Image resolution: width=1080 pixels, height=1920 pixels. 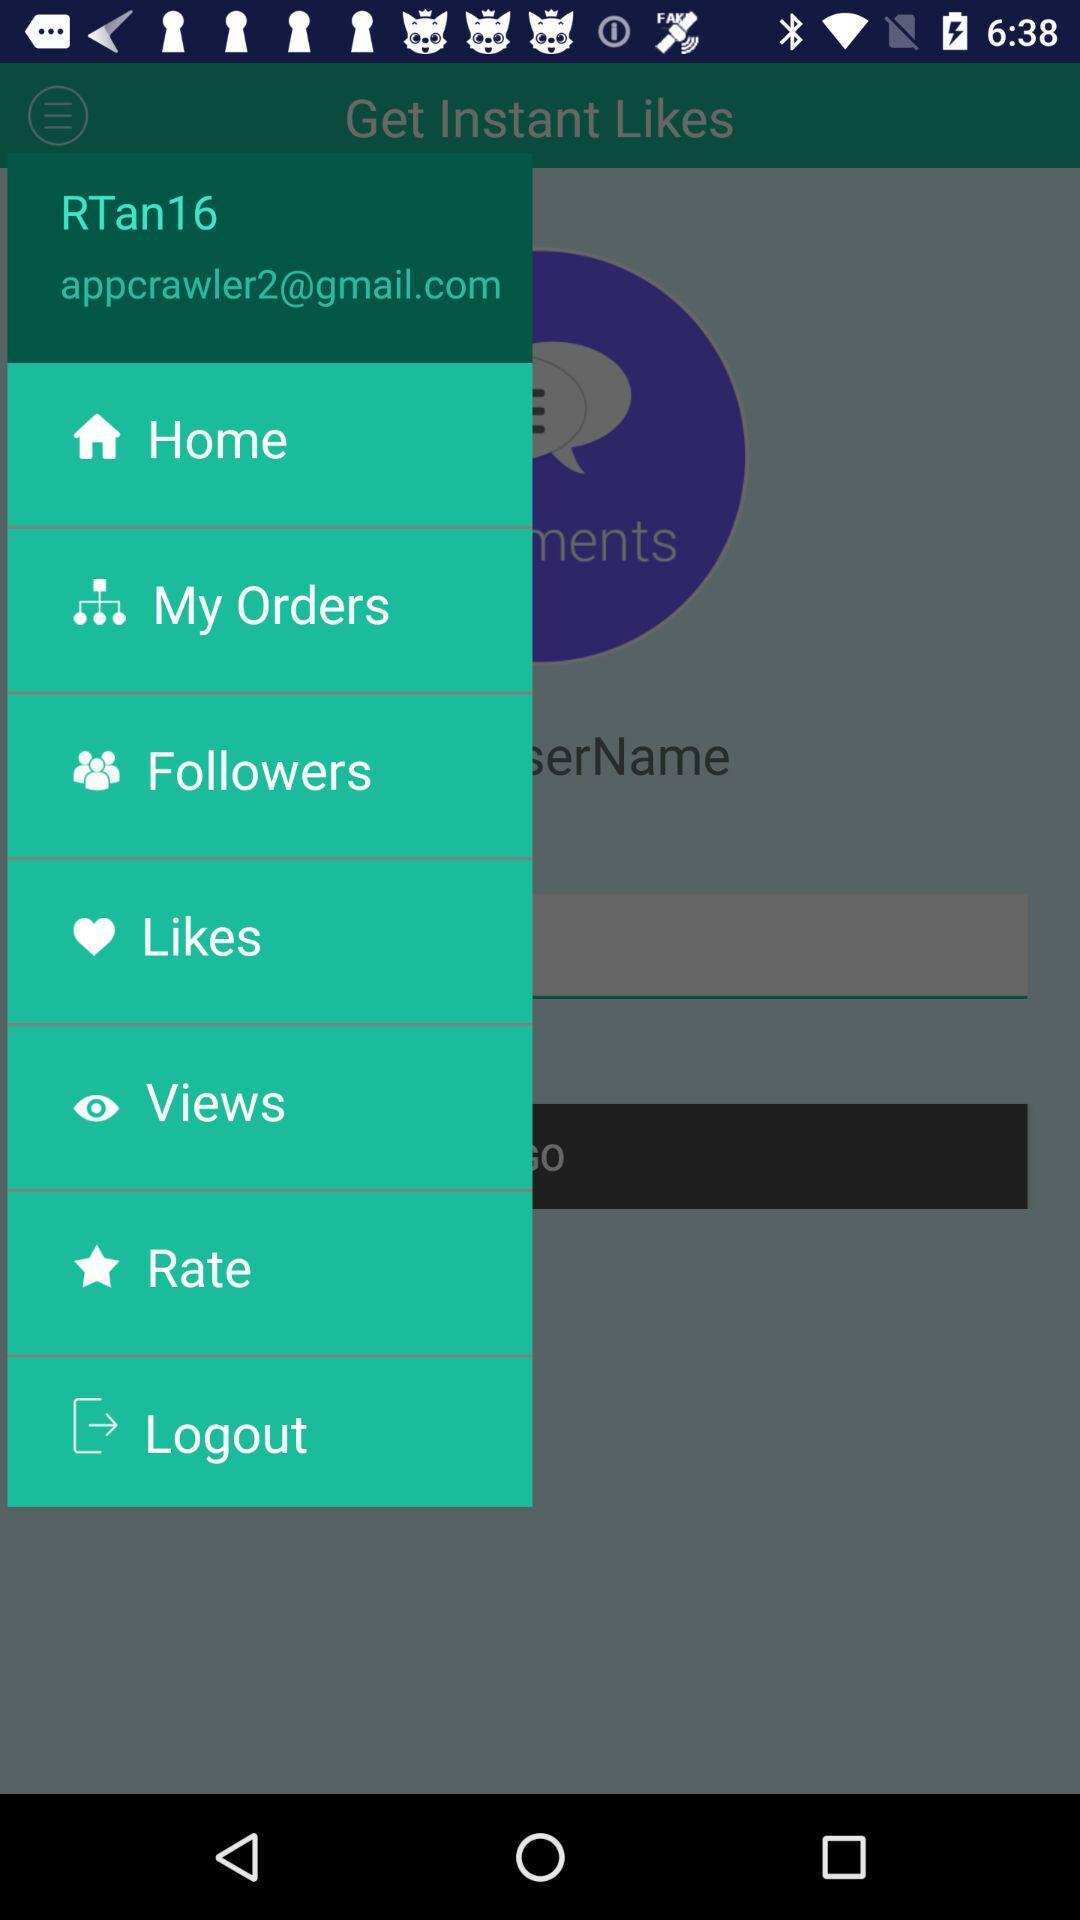 What do you see at coordinates (216, 1099) in the screenshot?
I see `the views app` at bounding box center [216, 1099].